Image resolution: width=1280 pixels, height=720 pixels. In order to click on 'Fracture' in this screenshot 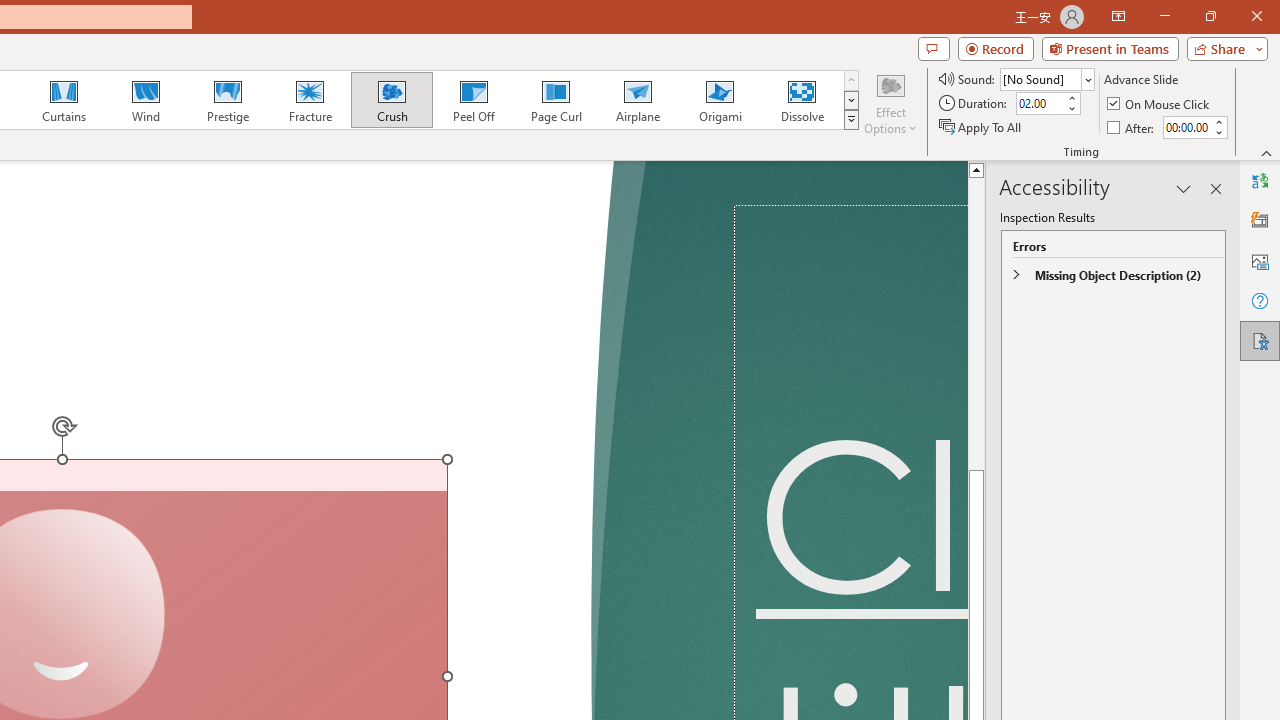, I will do `click(308, 100)`.